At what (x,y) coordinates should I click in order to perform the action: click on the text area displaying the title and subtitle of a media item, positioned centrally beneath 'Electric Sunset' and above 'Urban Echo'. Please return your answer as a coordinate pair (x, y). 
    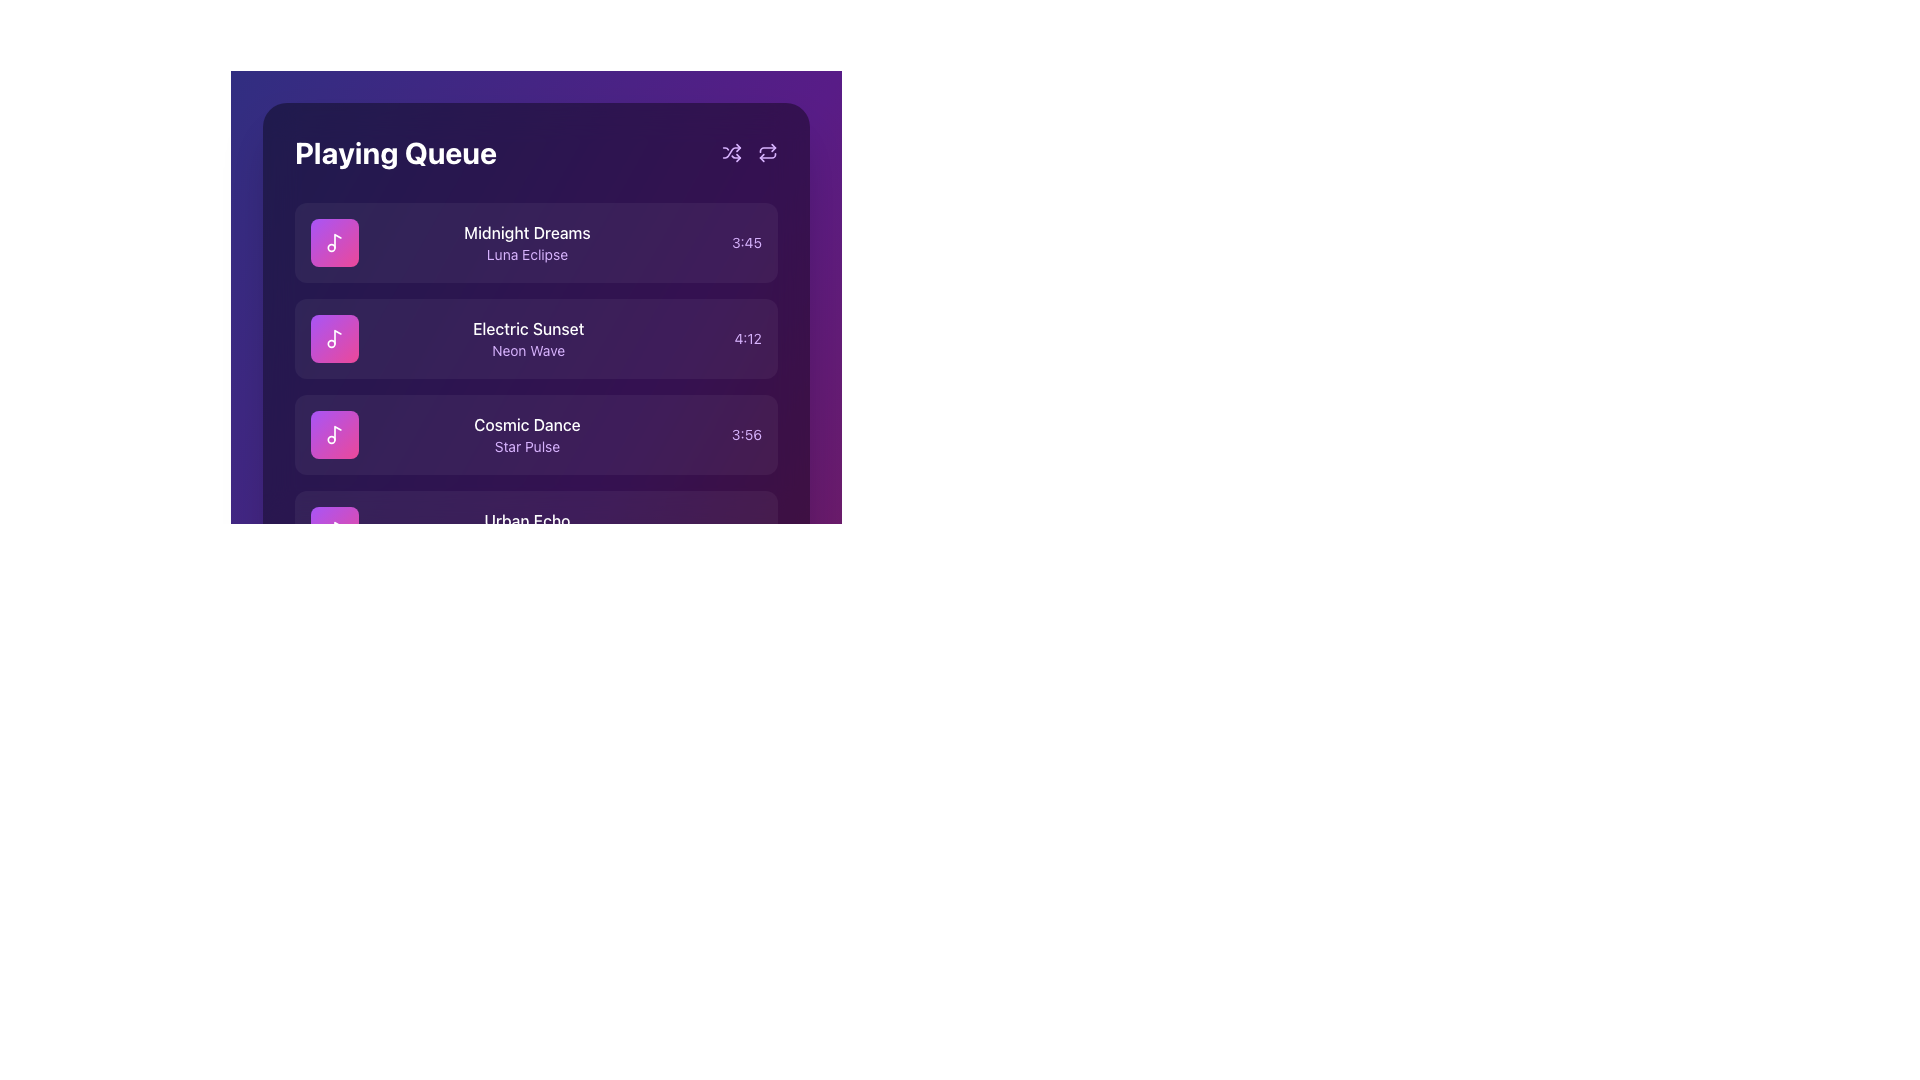
    Looking at the image, I should click on (527, 434).